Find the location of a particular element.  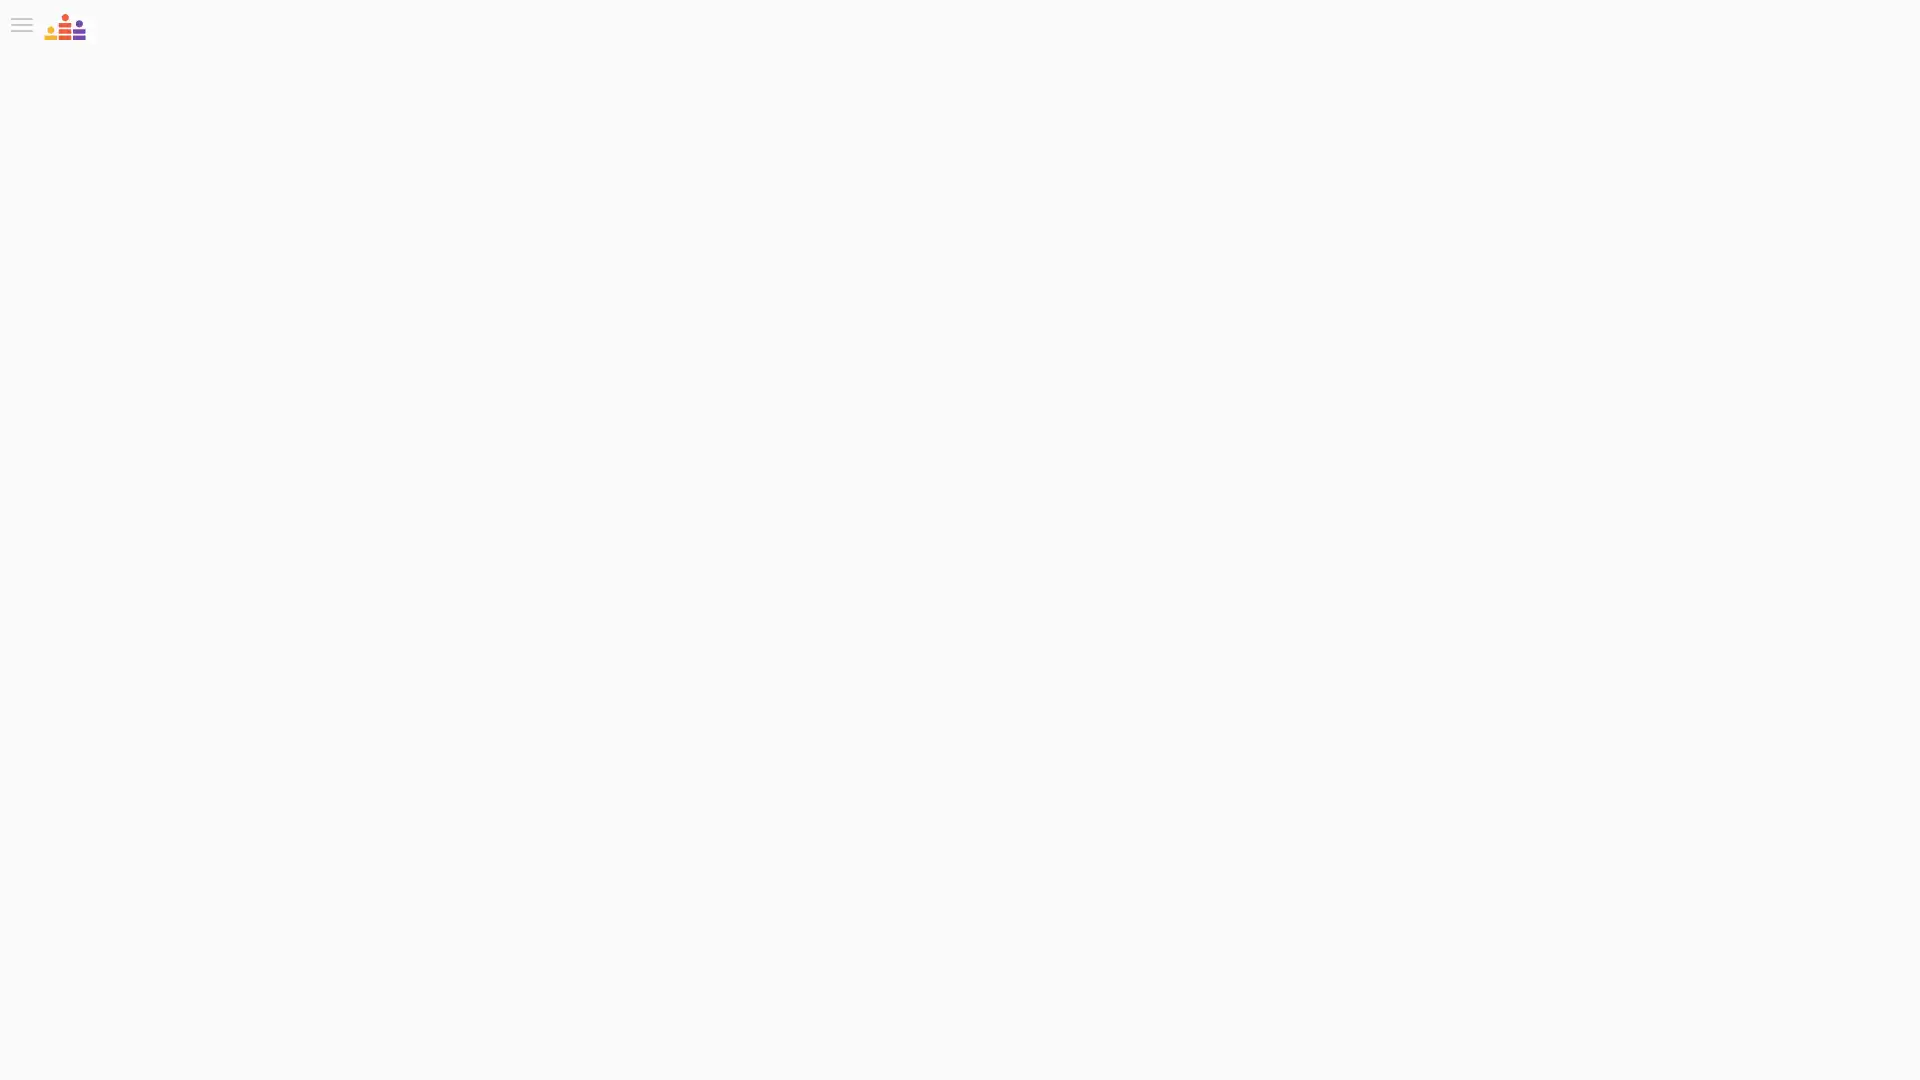

Watch replay is located at coordinates (1253, 186).